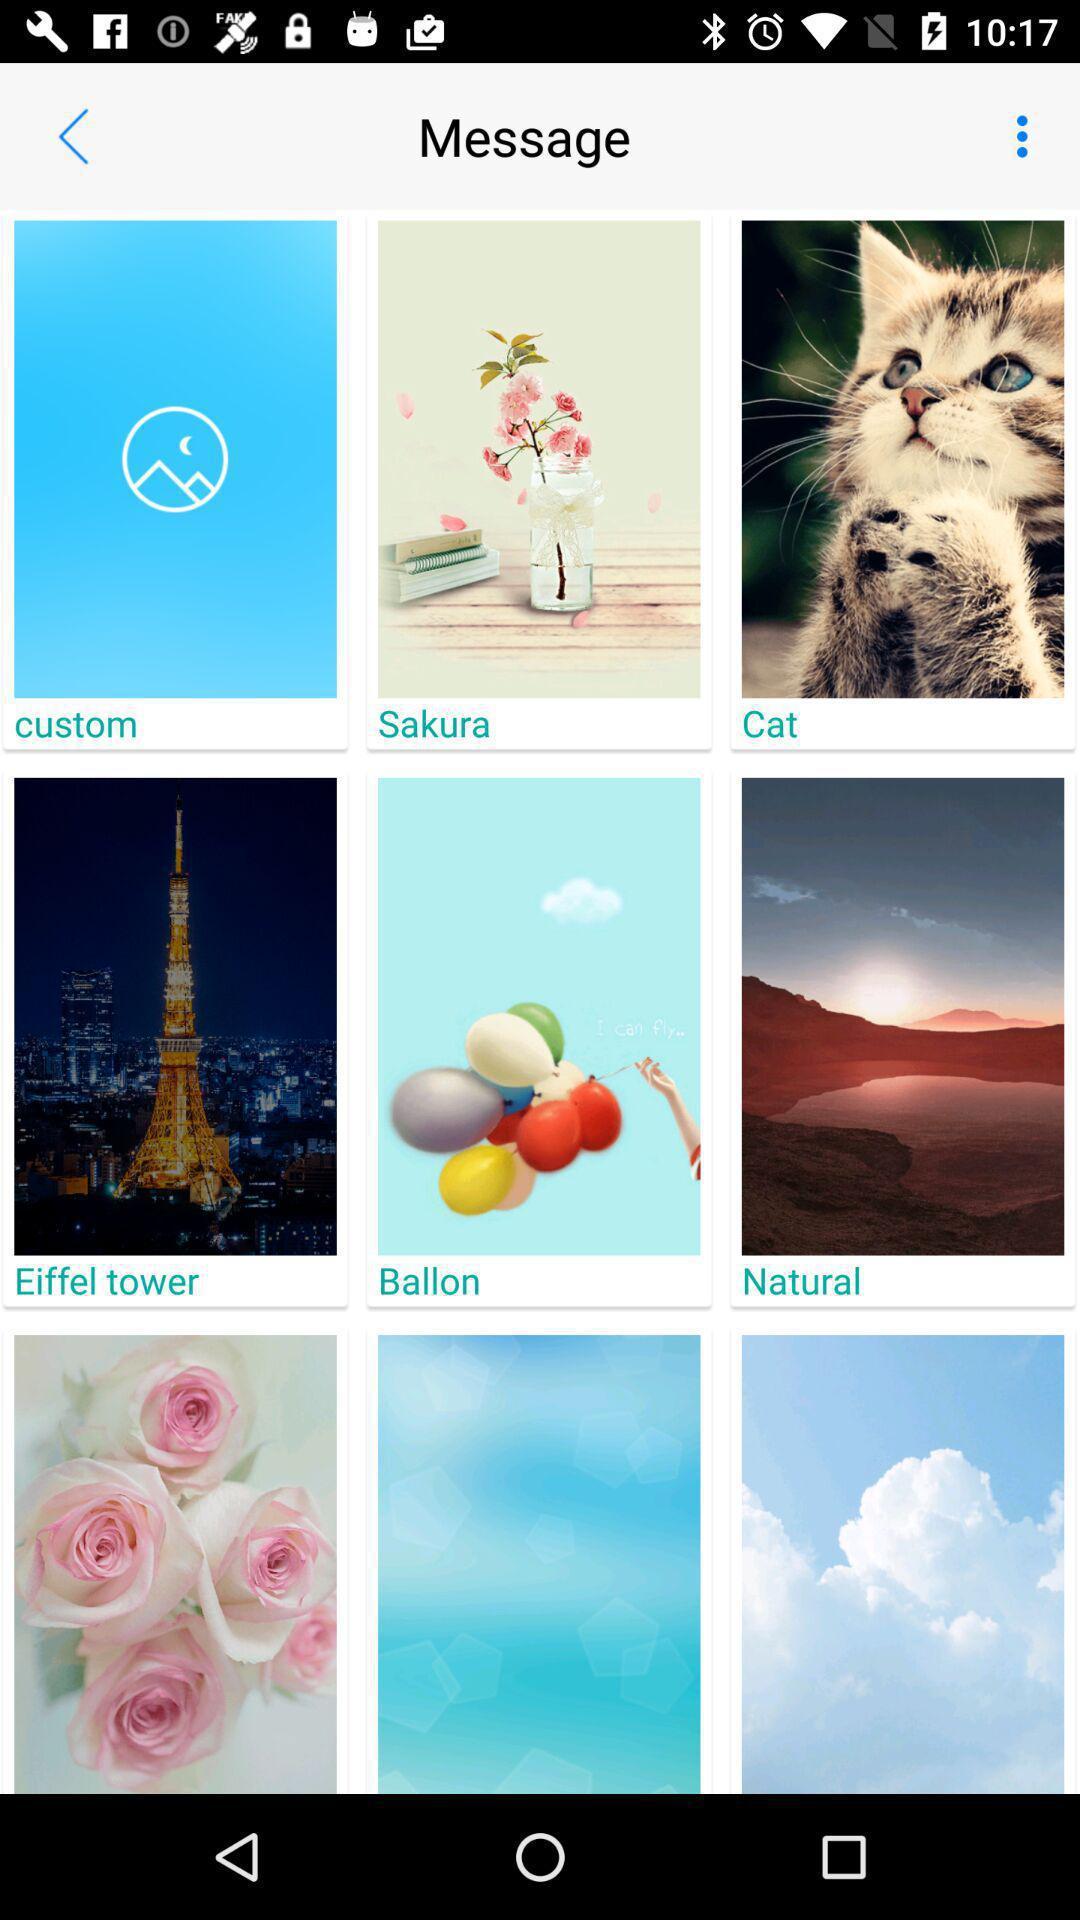 This screenshot has height=1920, width=1080. What do you see at coordinates (1027, 135) in the screenshot?
I see `app next to message app` at bounding box center [1027, 135].